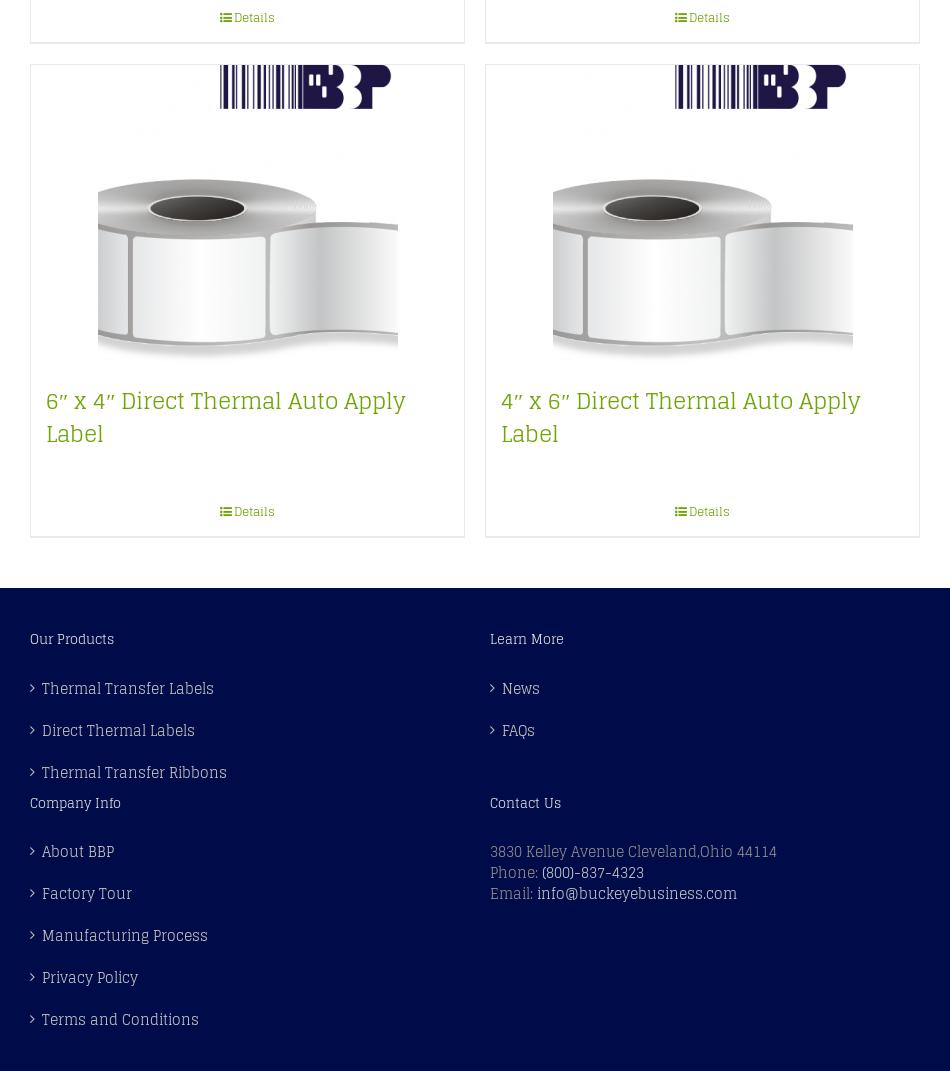  Describe the element at coordinates (526, 638) in the screenshot. I see `'Learn More'` at that location.